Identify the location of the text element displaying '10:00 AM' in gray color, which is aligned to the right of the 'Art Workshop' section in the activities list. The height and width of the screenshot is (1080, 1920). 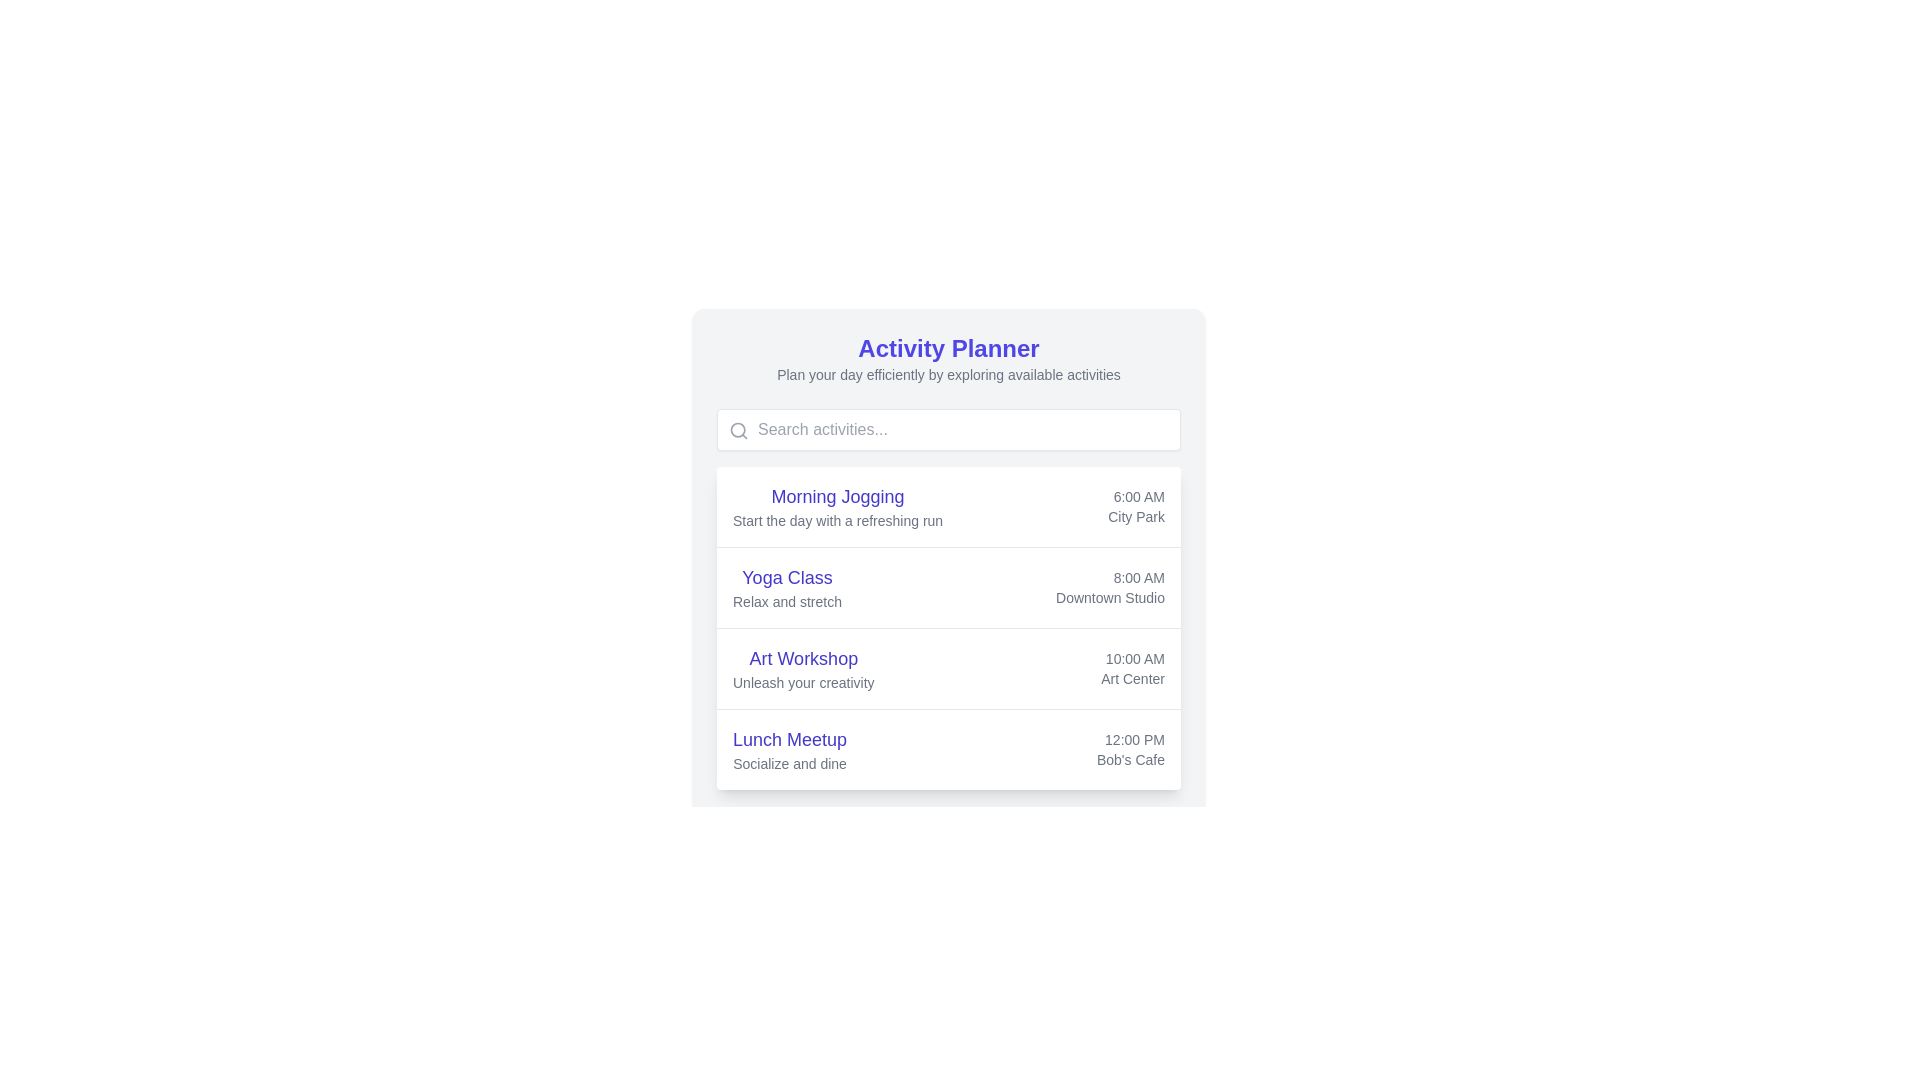
(1133, 659).